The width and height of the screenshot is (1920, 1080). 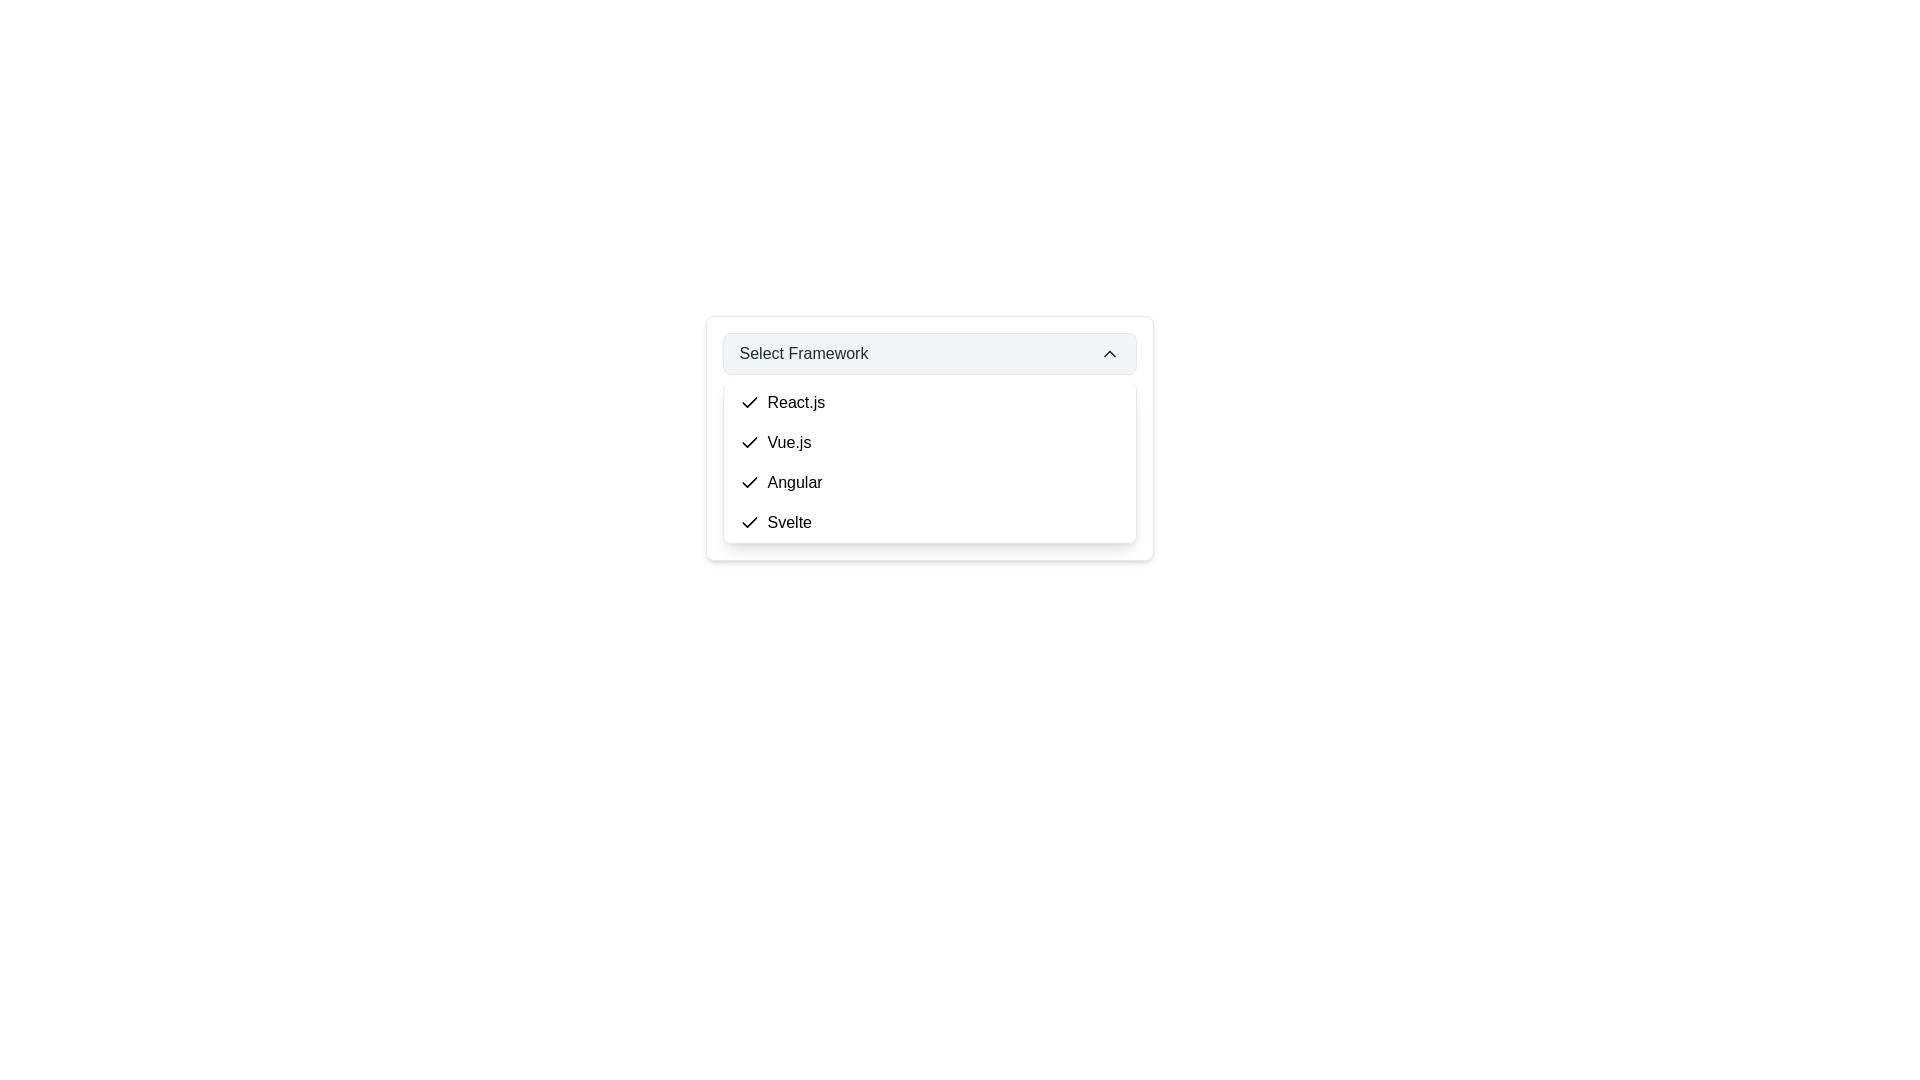 I want to click on the 'Angular' dropdown list item, so click(x=780, y=482).